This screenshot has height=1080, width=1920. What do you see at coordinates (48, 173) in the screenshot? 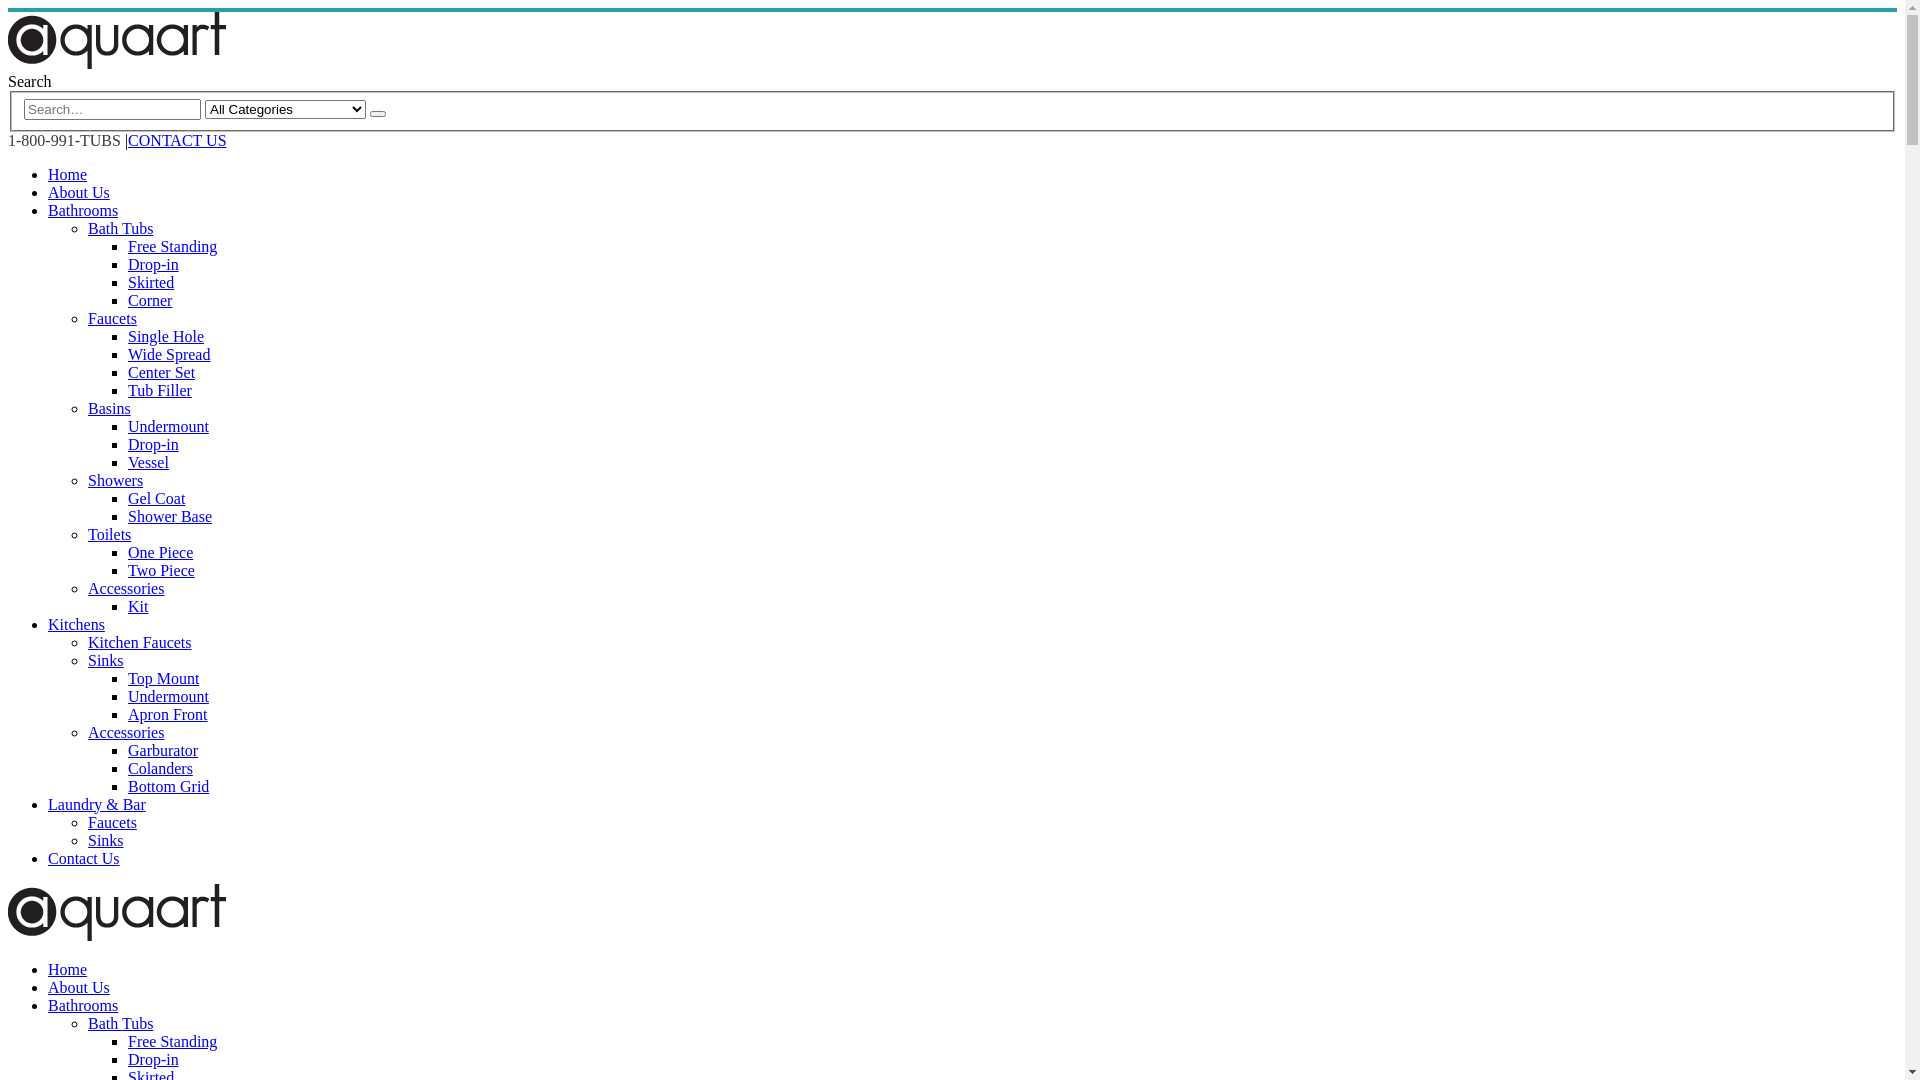
I see `'Home'` at bounding box center [48, 173].